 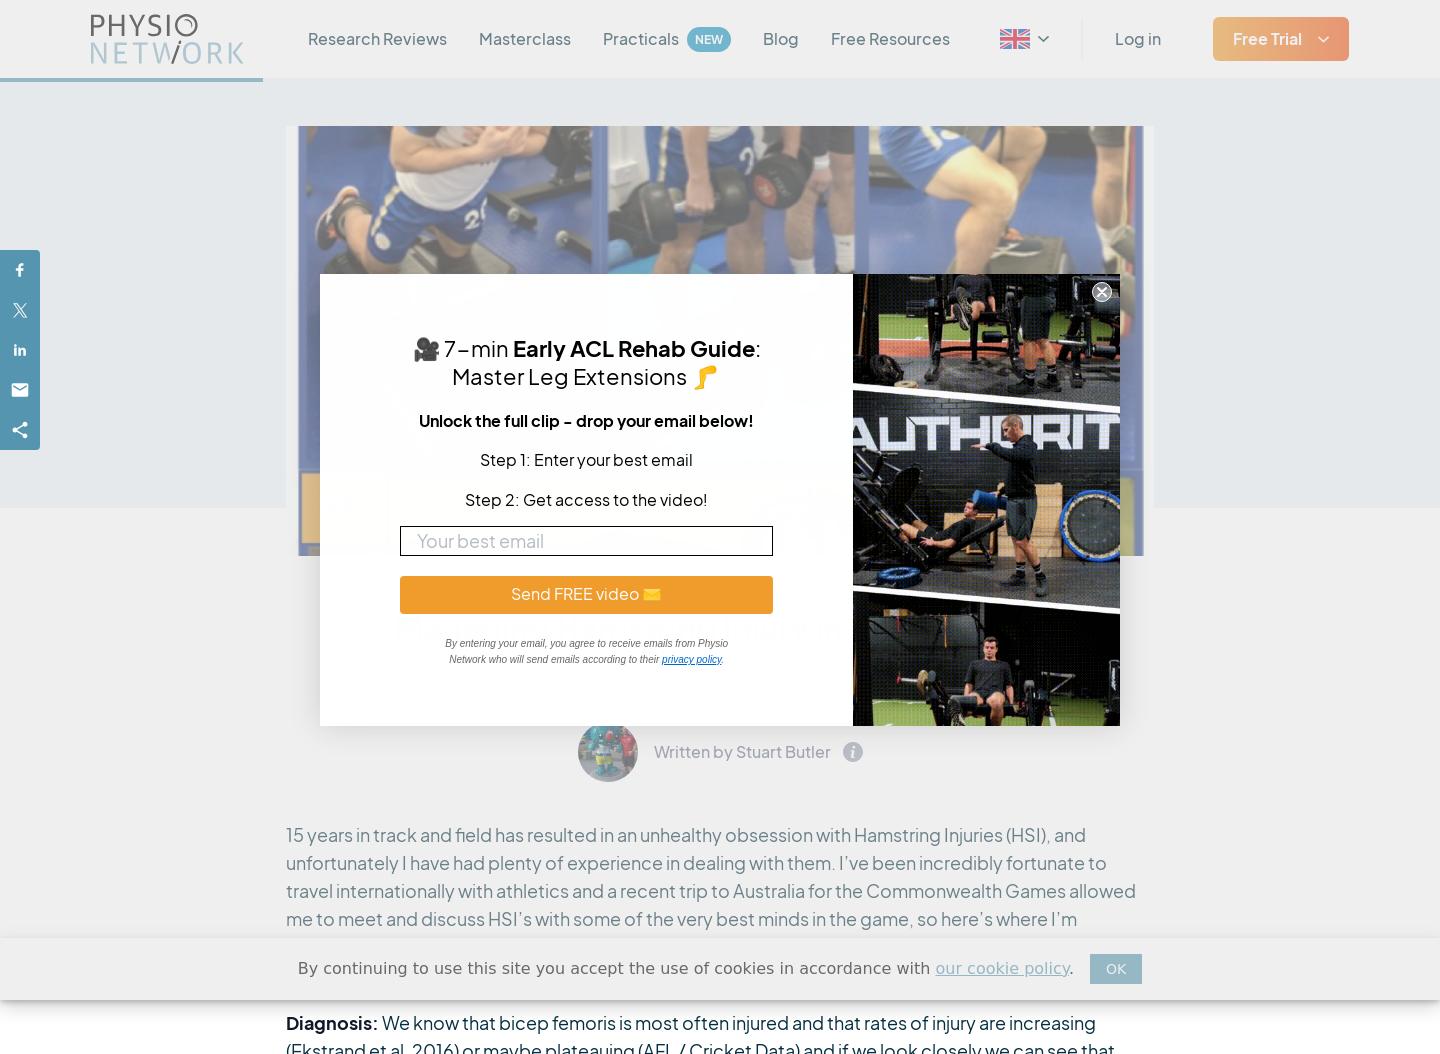 I want to click on 'FR', so click(x=1033, y=176).